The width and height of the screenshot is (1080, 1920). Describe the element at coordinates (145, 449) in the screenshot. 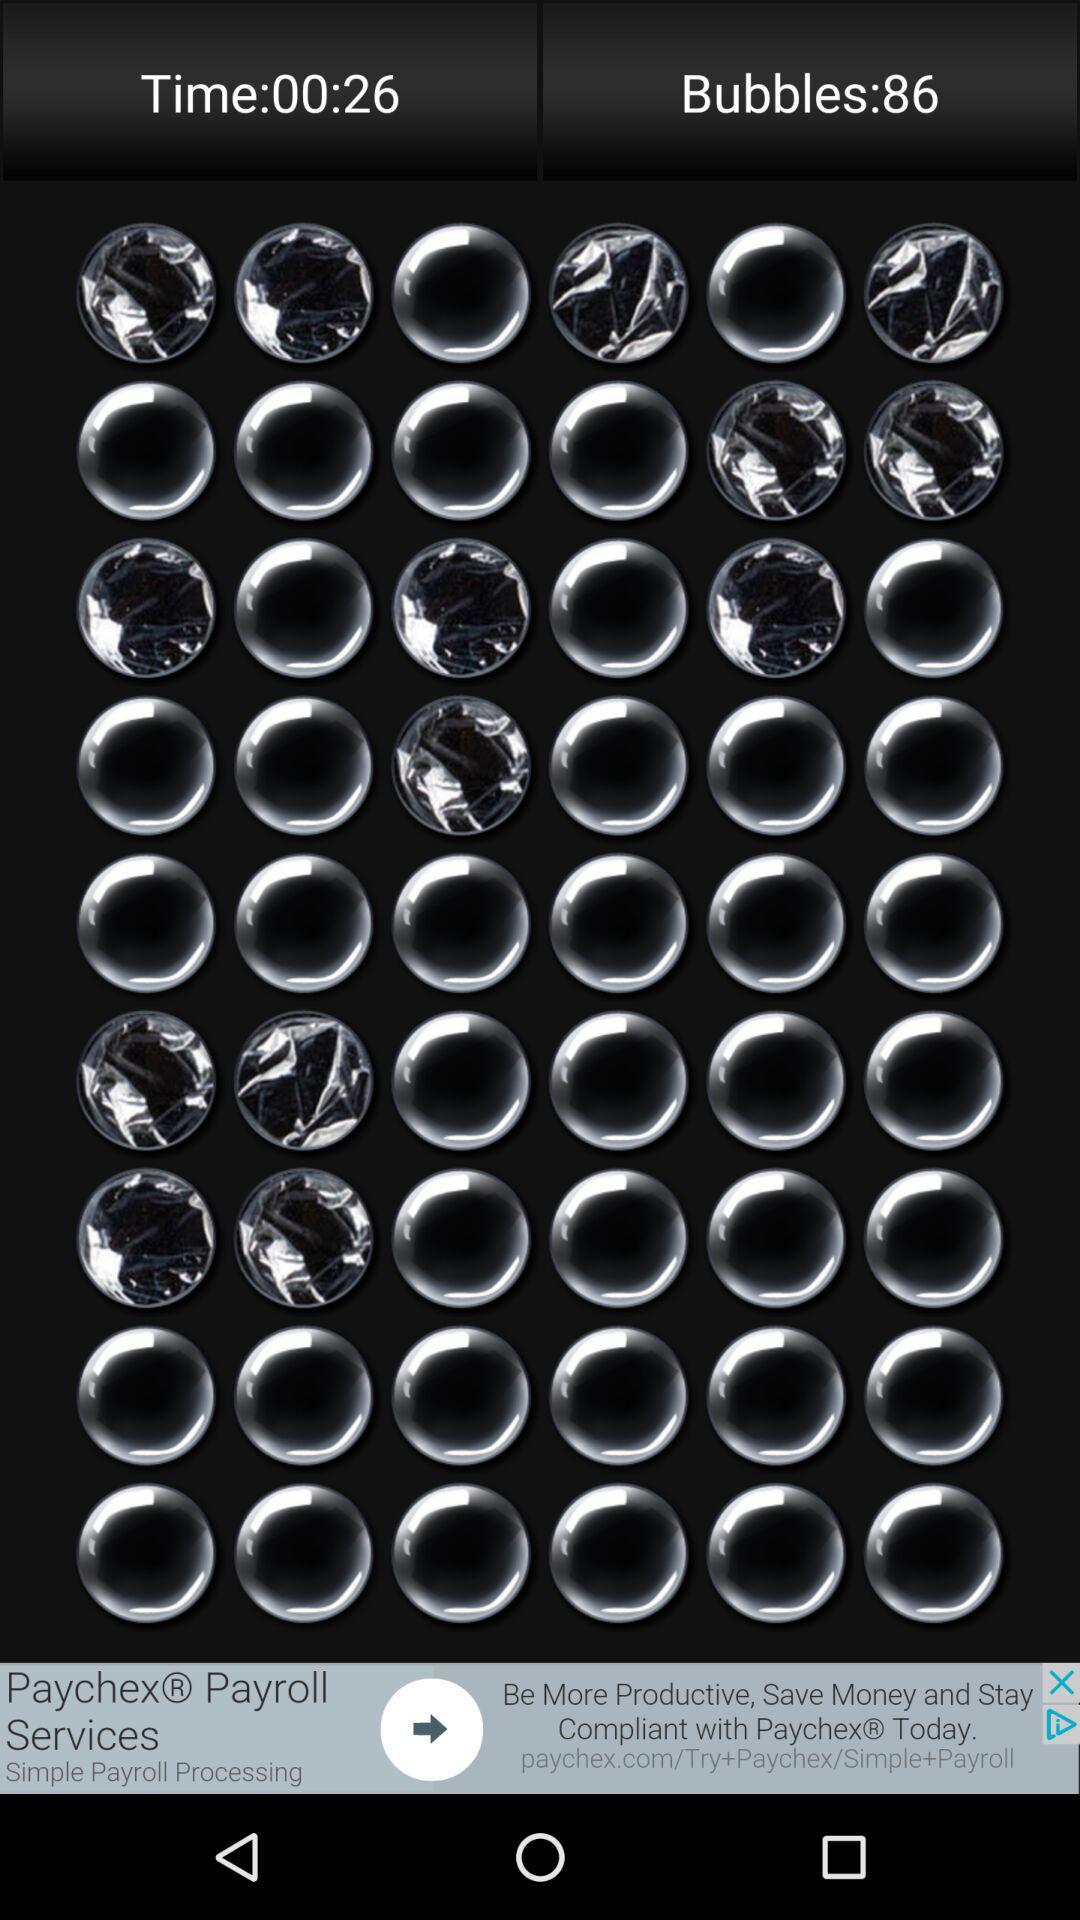

I see `option` at that location.